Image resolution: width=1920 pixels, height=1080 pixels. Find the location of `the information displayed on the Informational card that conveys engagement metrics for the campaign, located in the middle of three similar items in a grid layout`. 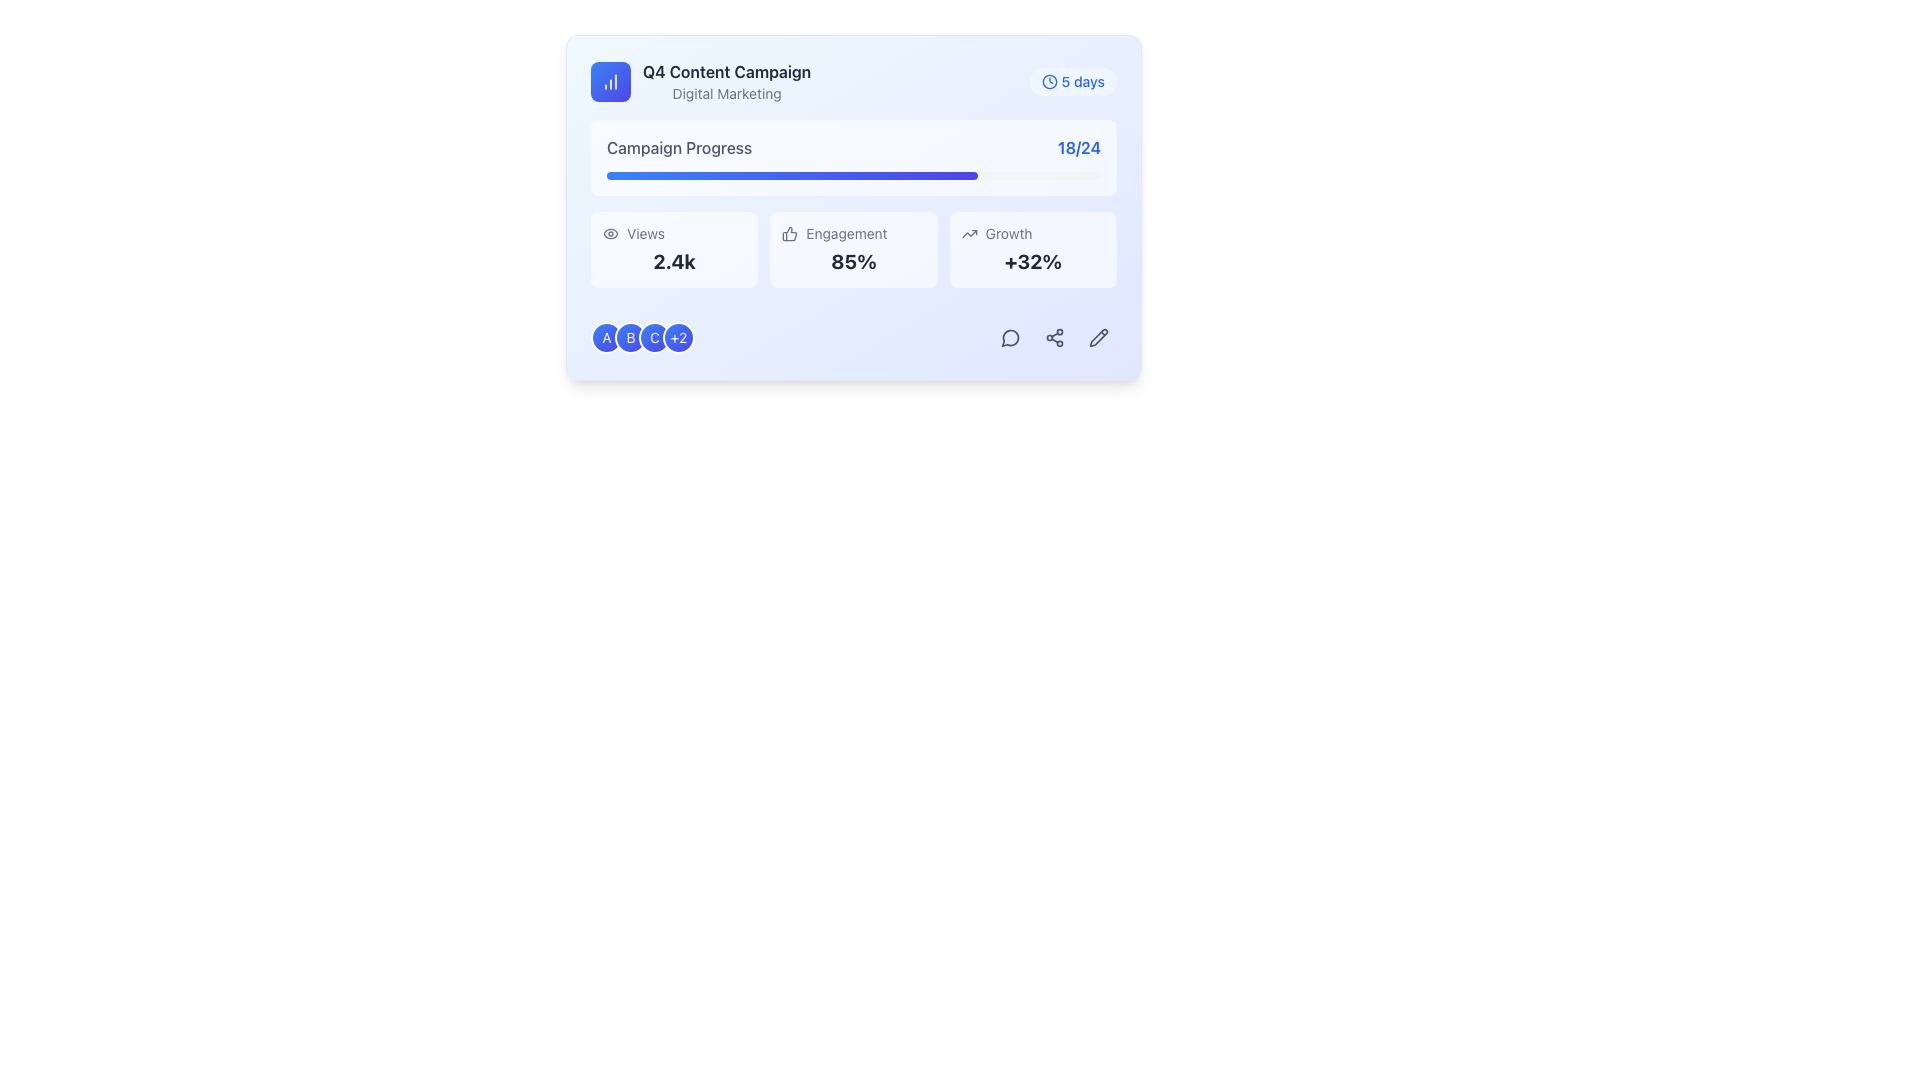

the information displayed on the Informational card that conveys engagement metrics for the campaign, located in the middle of three similar items in a grid layout is located at coordinates (854, 249).